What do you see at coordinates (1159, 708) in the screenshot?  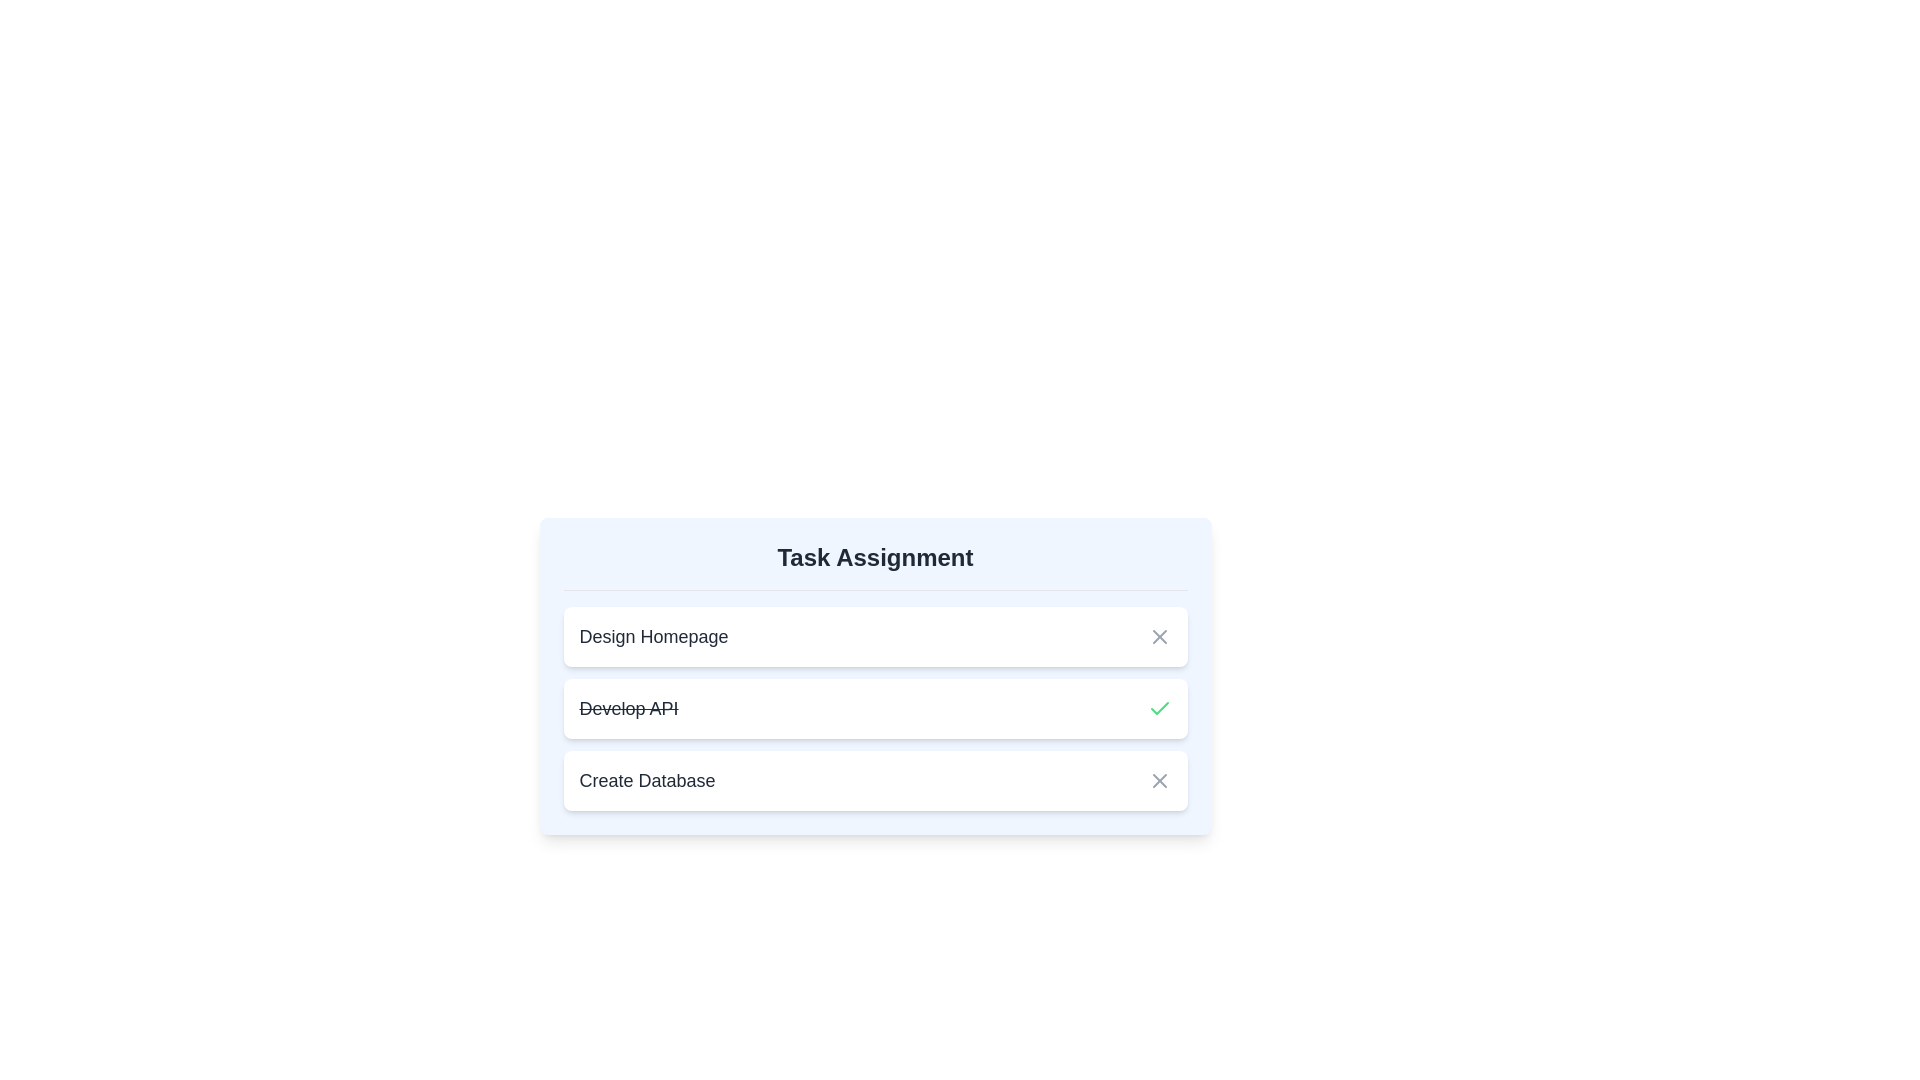 I see `the green checkmark icon located to the right of the 'Develop API' text` at bounding box center [1159, 708].